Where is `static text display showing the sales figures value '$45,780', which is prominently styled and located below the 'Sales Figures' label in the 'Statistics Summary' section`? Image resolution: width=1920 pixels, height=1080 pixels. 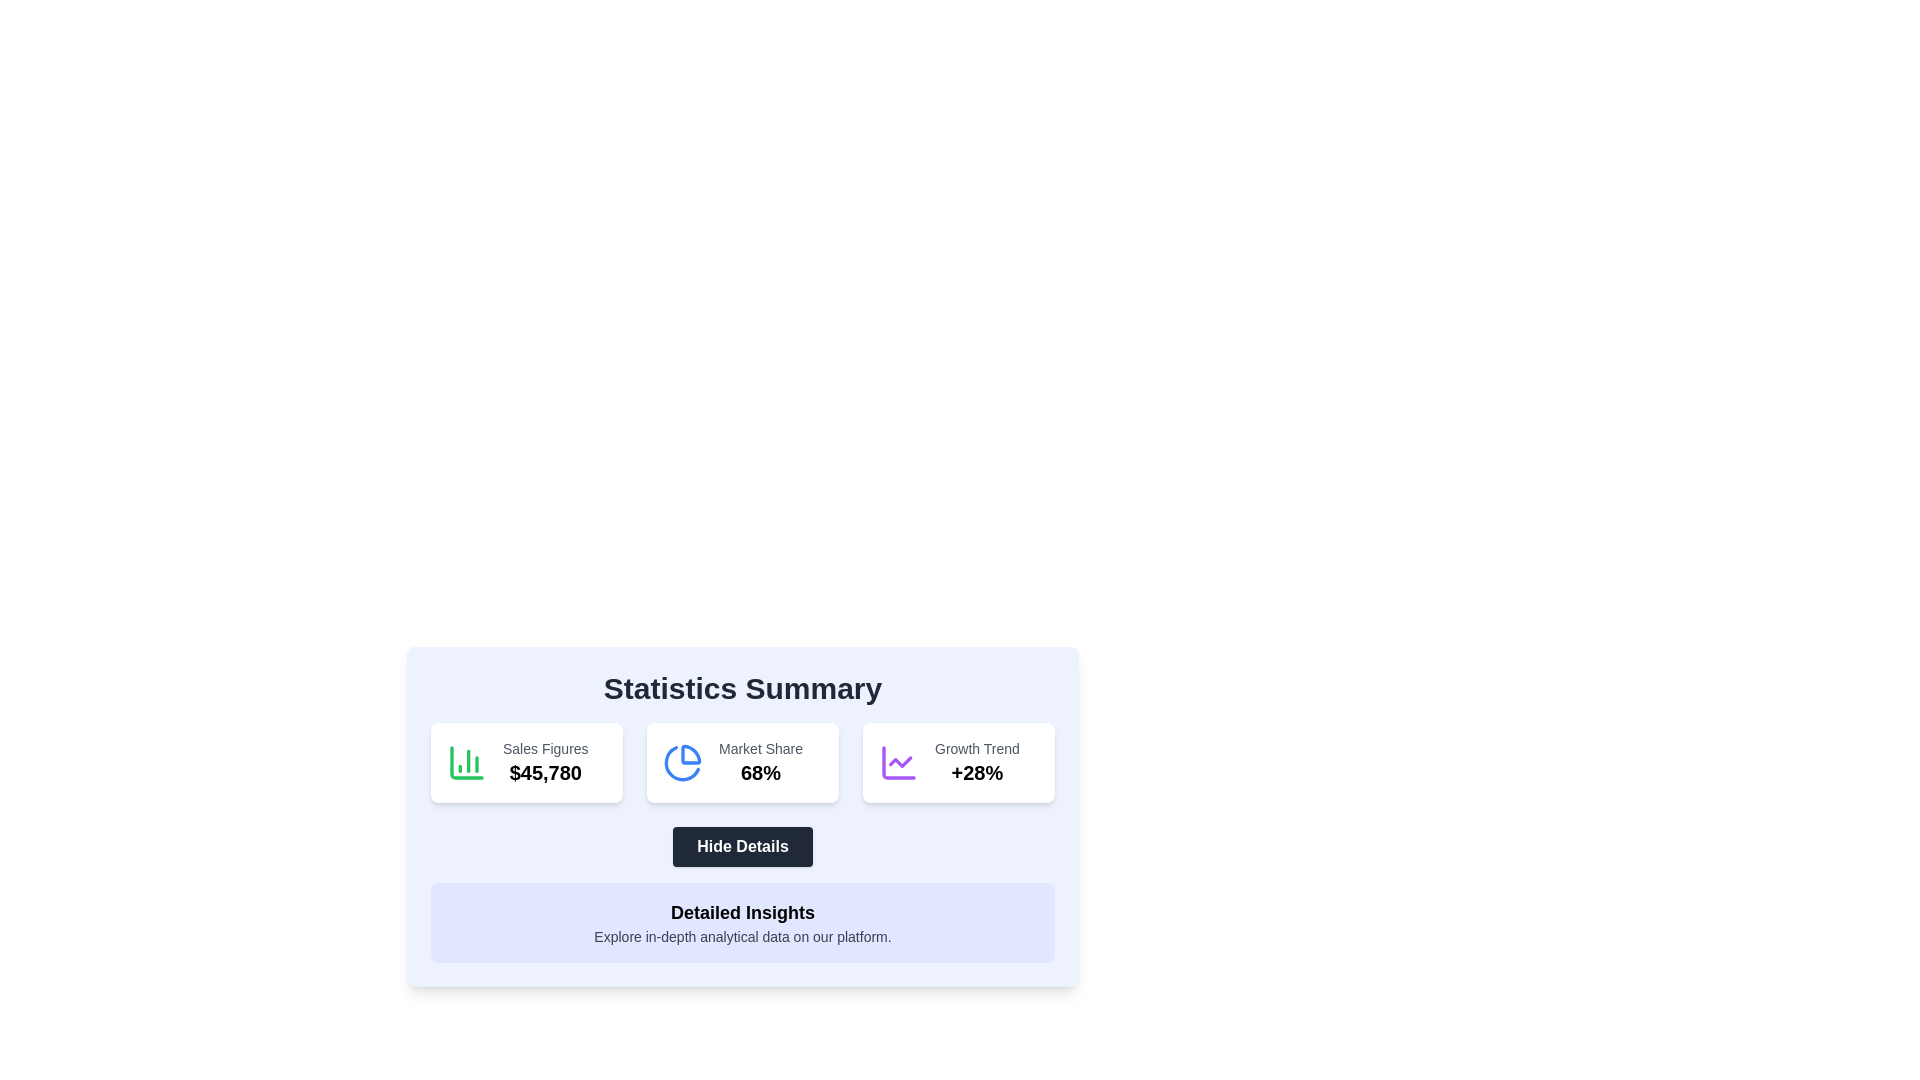 static text display showing the sales figures value '$45,780', which is prominently styled and located below the 'Sales Figures' label in the 'Statistics Summary' section is located at coordinates (545, 771).